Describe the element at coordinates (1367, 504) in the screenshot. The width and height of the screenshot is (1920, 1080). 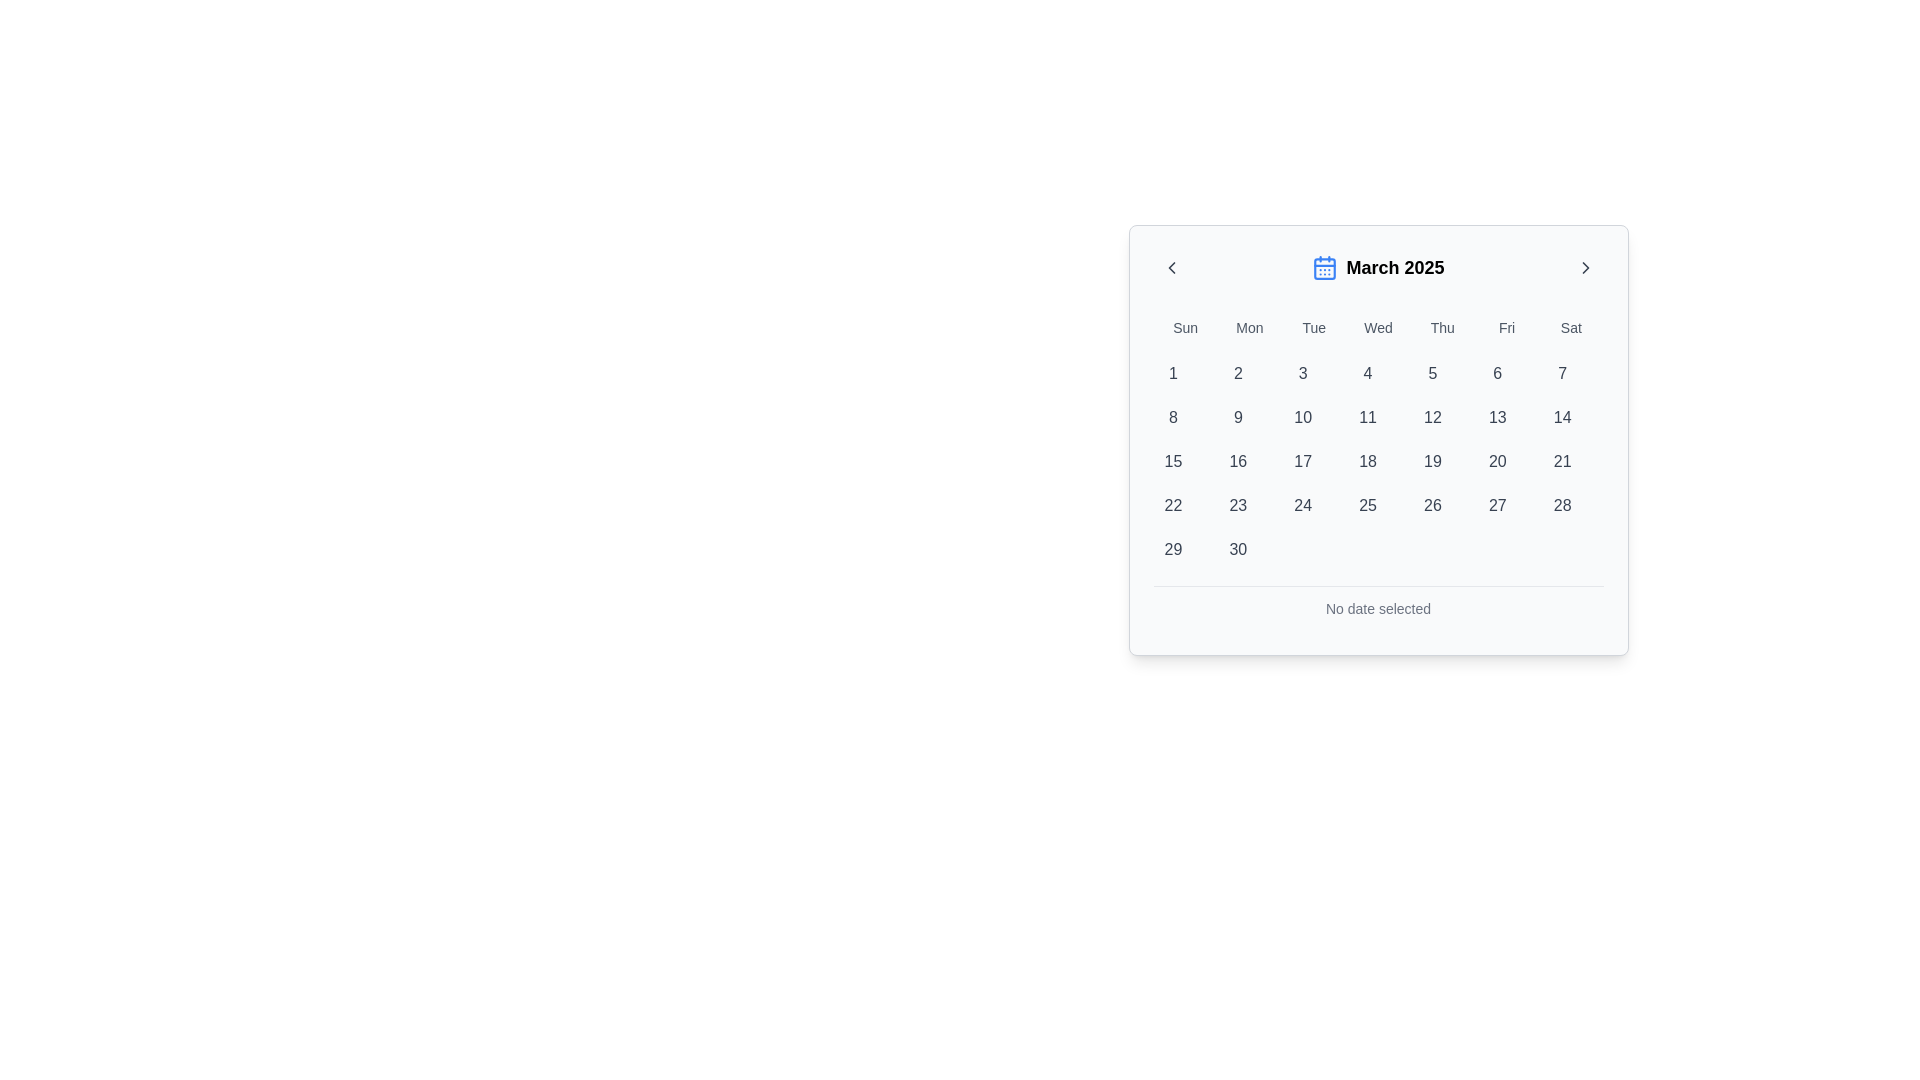
I see `the date picker button for the date '25'` at that location.